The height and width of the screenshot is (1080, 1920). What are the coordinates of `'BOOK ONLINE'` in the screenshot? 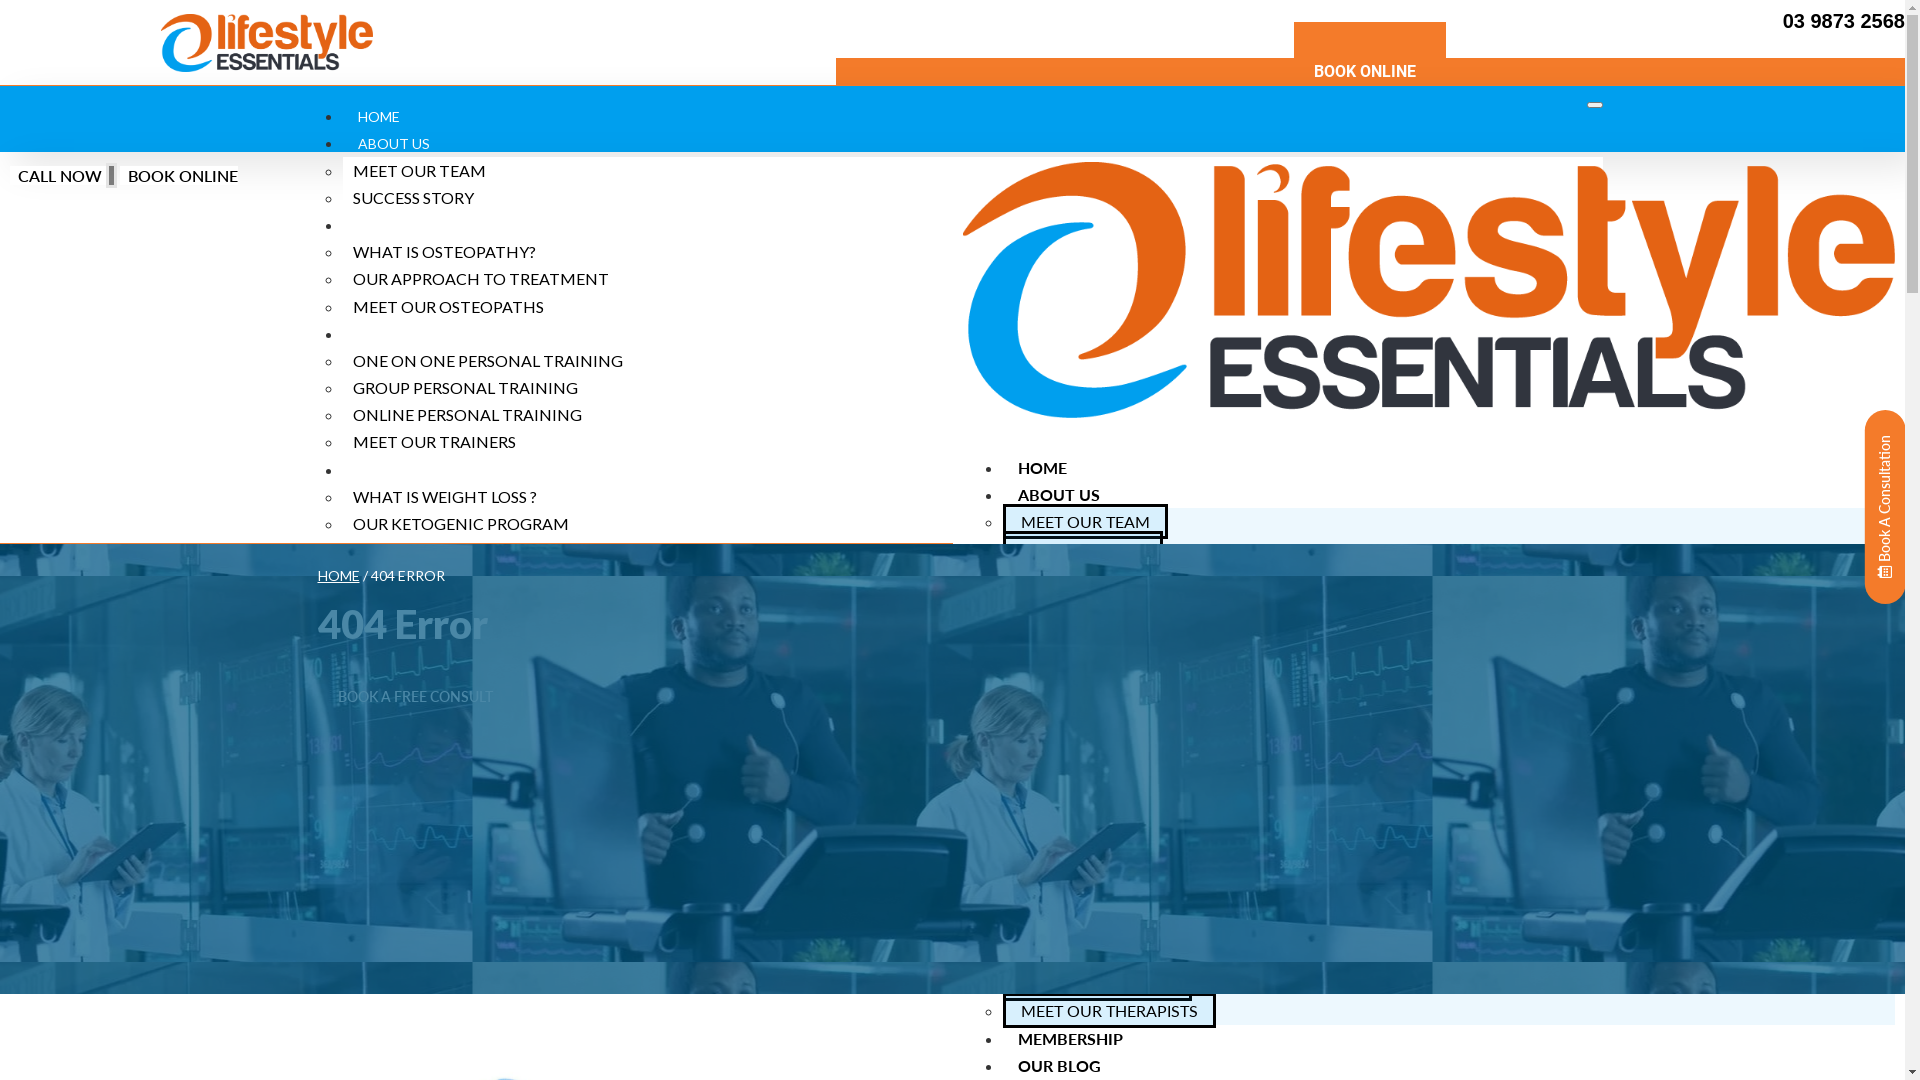 It's located at (1368, 70).